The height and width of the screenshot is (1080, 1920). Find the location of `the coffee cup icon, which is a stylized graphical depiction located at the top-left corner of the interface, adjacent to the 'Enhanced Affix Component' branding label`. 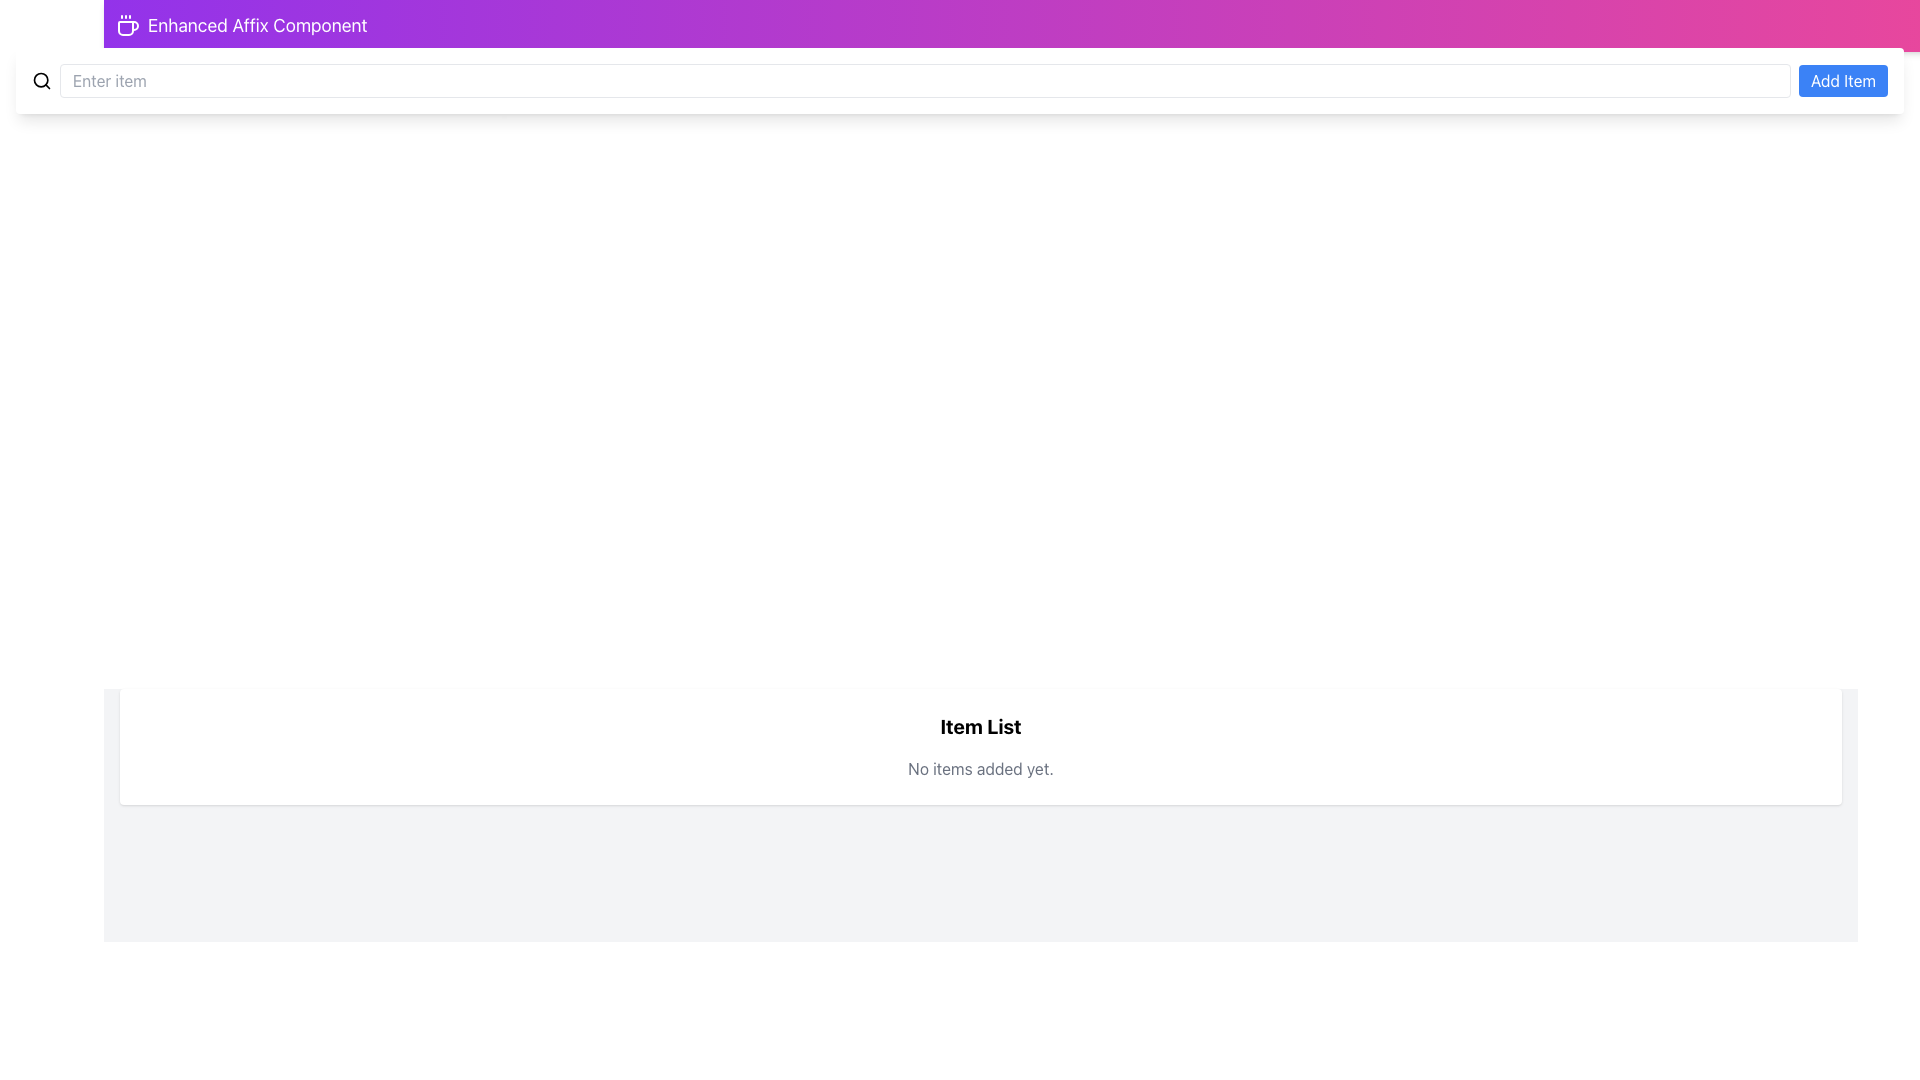

the coffee cup icon, which is a stylized graphical depiction located at the top-left corner of the interface, adjacent to the 'Enhanced Affix Component' branding label is located at coordinates (127, 28).